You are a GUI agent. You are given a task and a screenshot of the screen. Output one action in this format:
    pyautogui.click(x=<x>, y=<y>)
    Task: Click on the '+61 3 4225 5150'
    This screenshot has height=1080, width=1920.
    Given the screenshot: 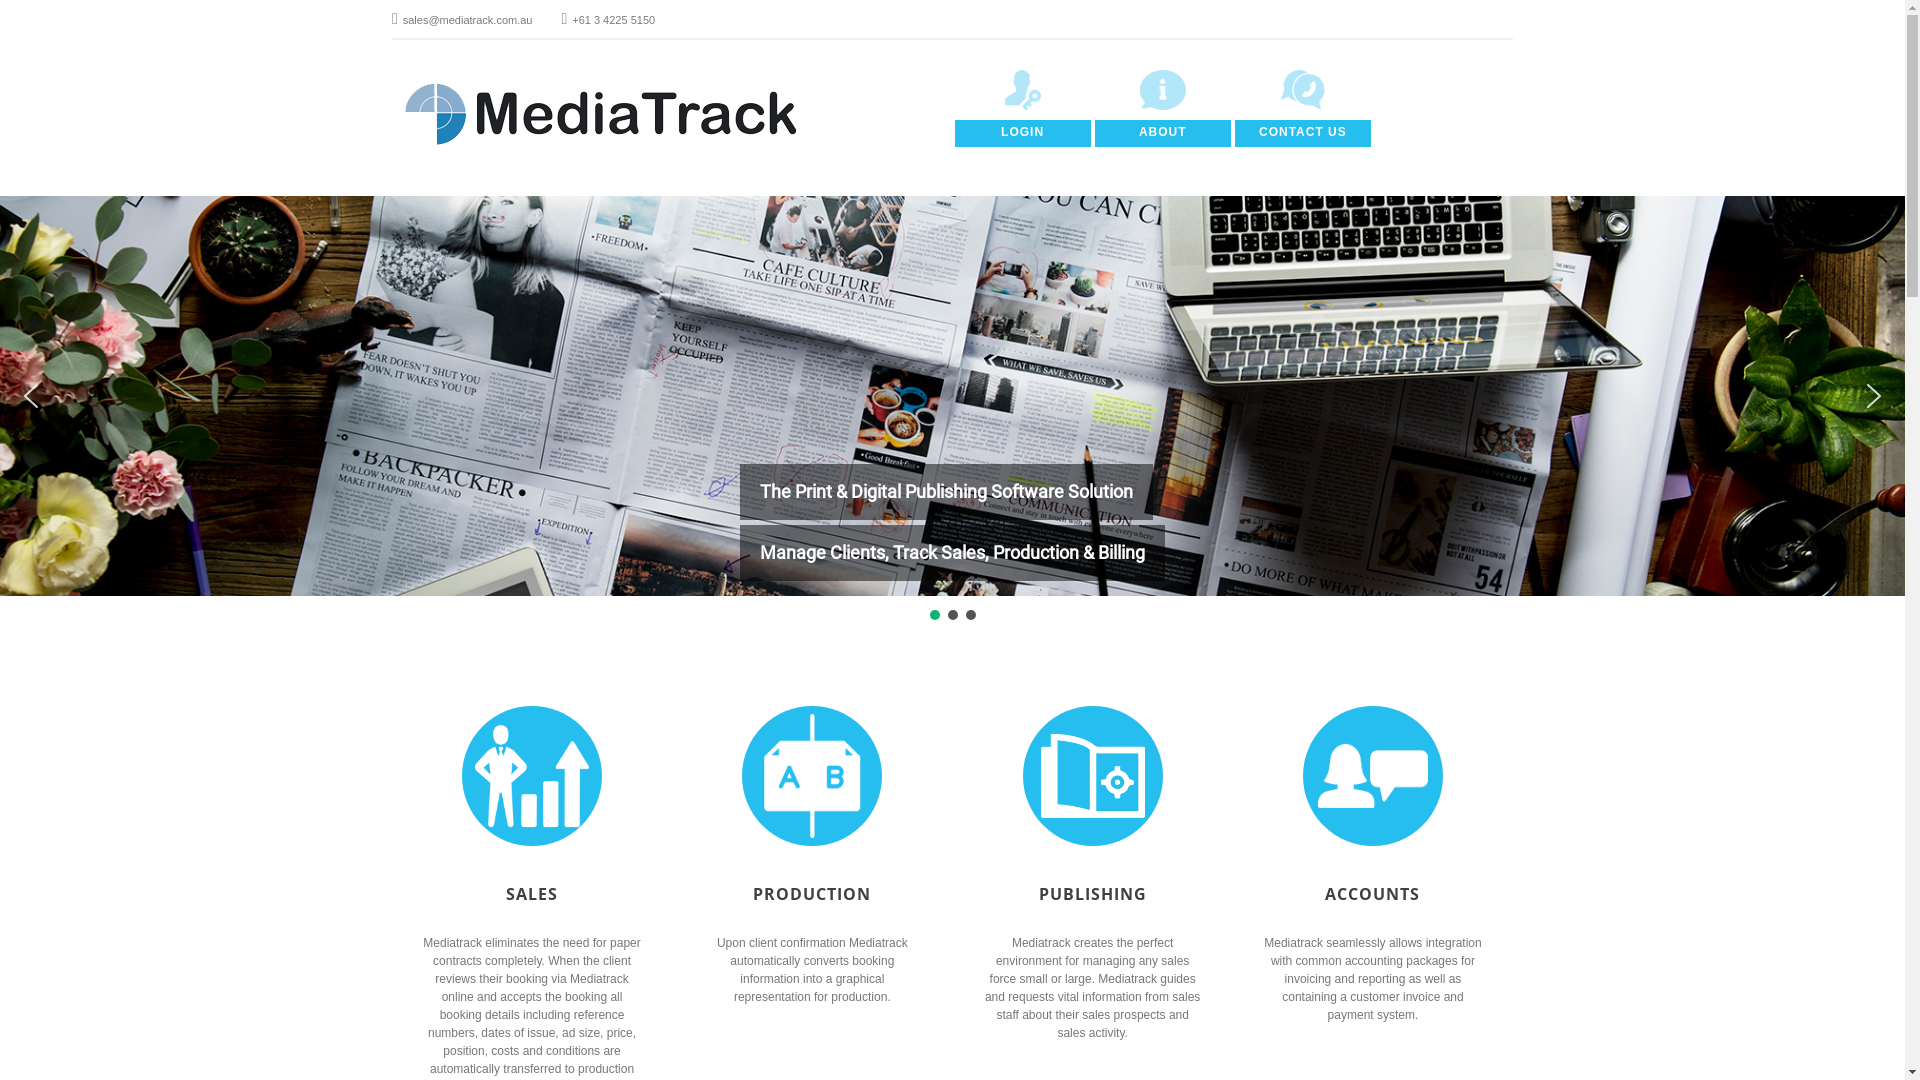 What is the action you would take?
    pyautogui.click(x=560, y=19)
    